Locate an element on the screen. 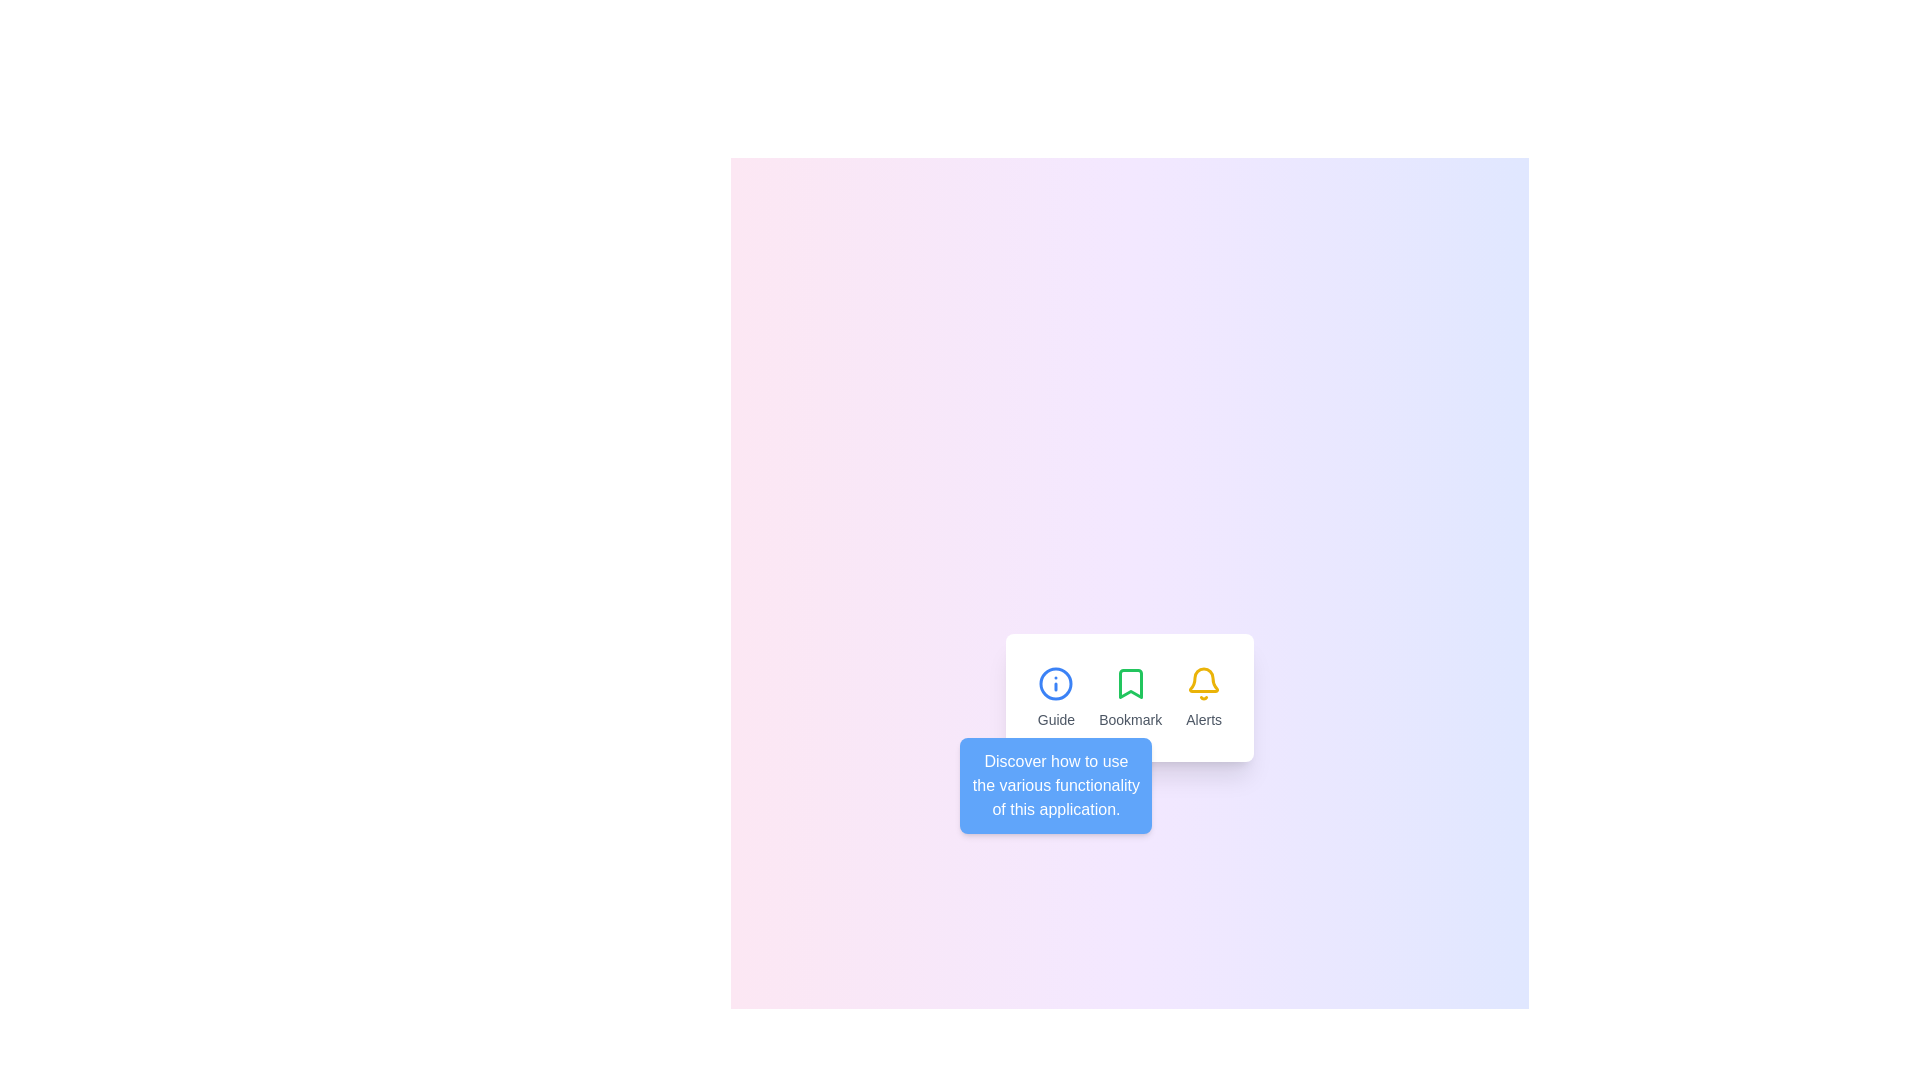 The image size is (1920, 1080). the blue circular icon located at the center of the information icon, which is the leftmost of the three icons labeled 'Guide', 'Bookmark', and 'Alerts' is located at coordinates (1055, 682).